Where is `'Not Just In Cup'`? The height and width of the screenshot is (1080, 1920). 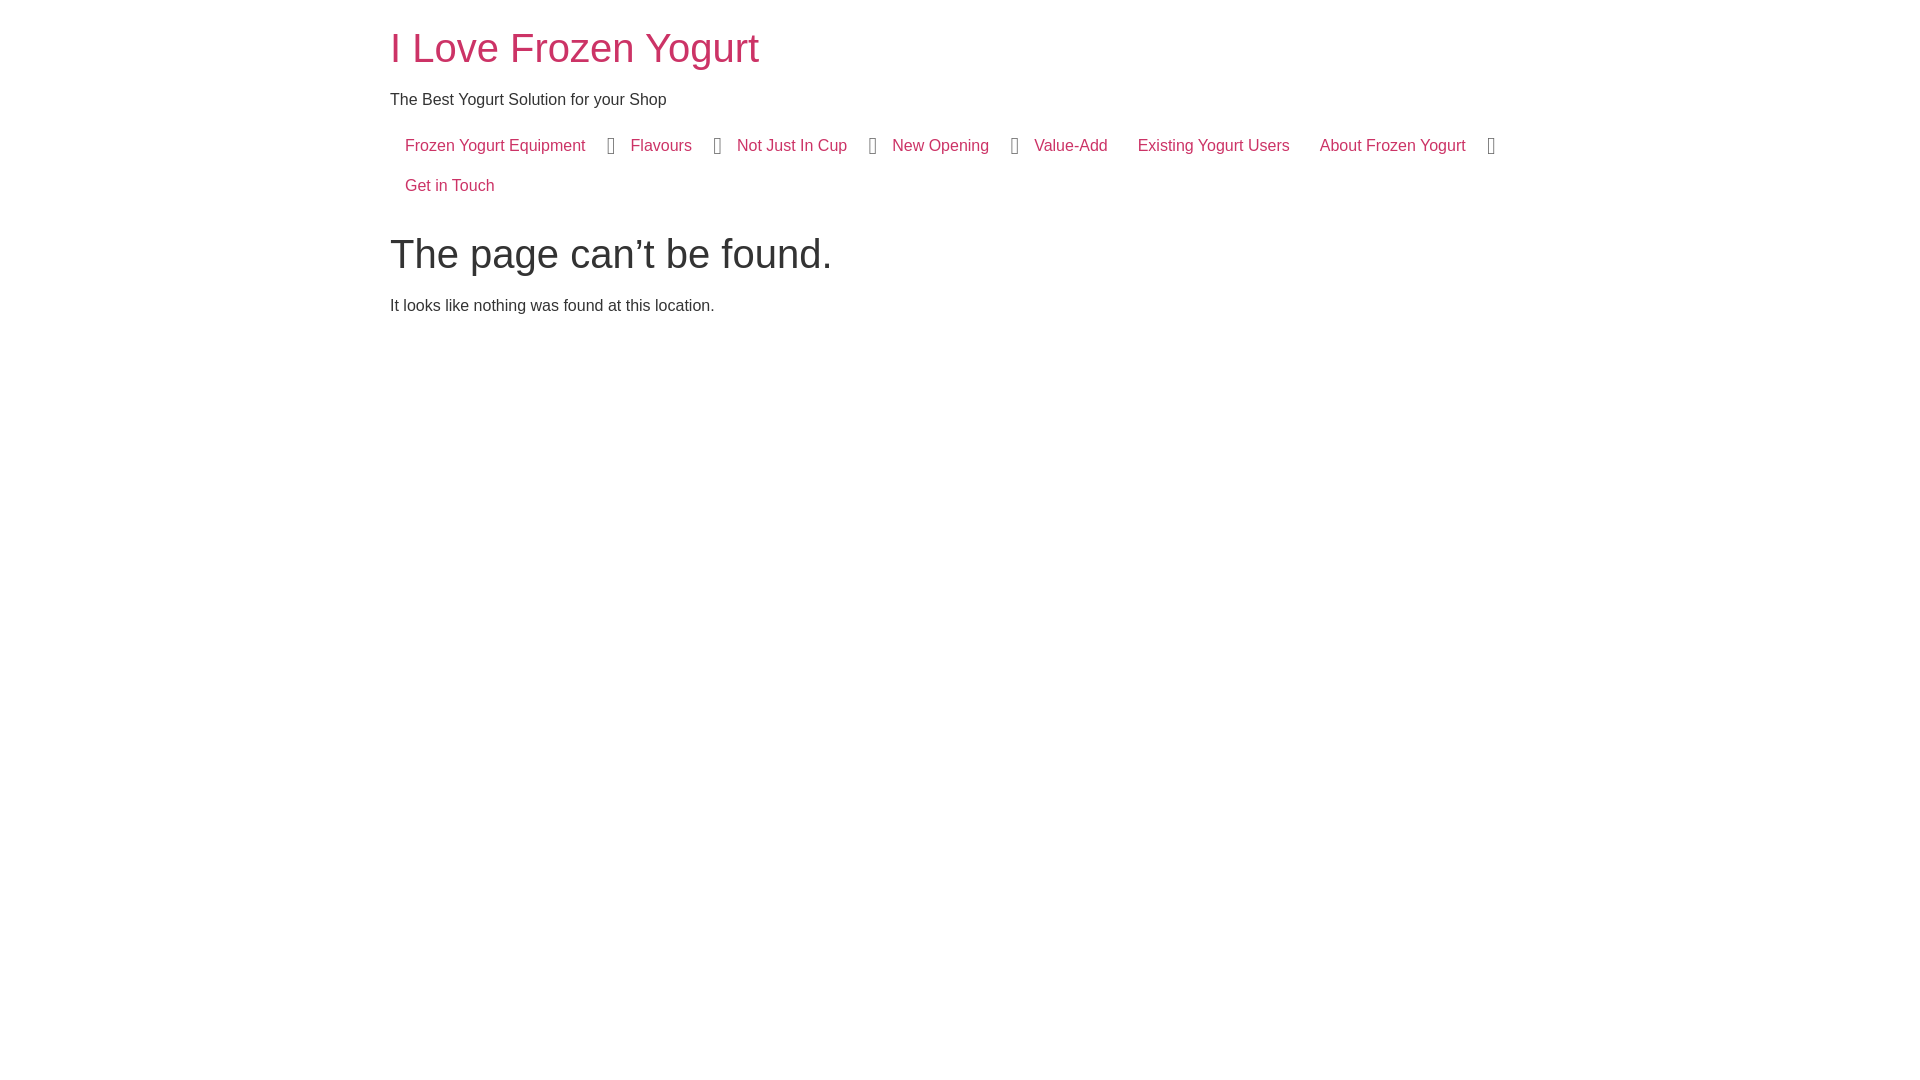
'Not Just In Cup' is located at coordinates (720, 145).